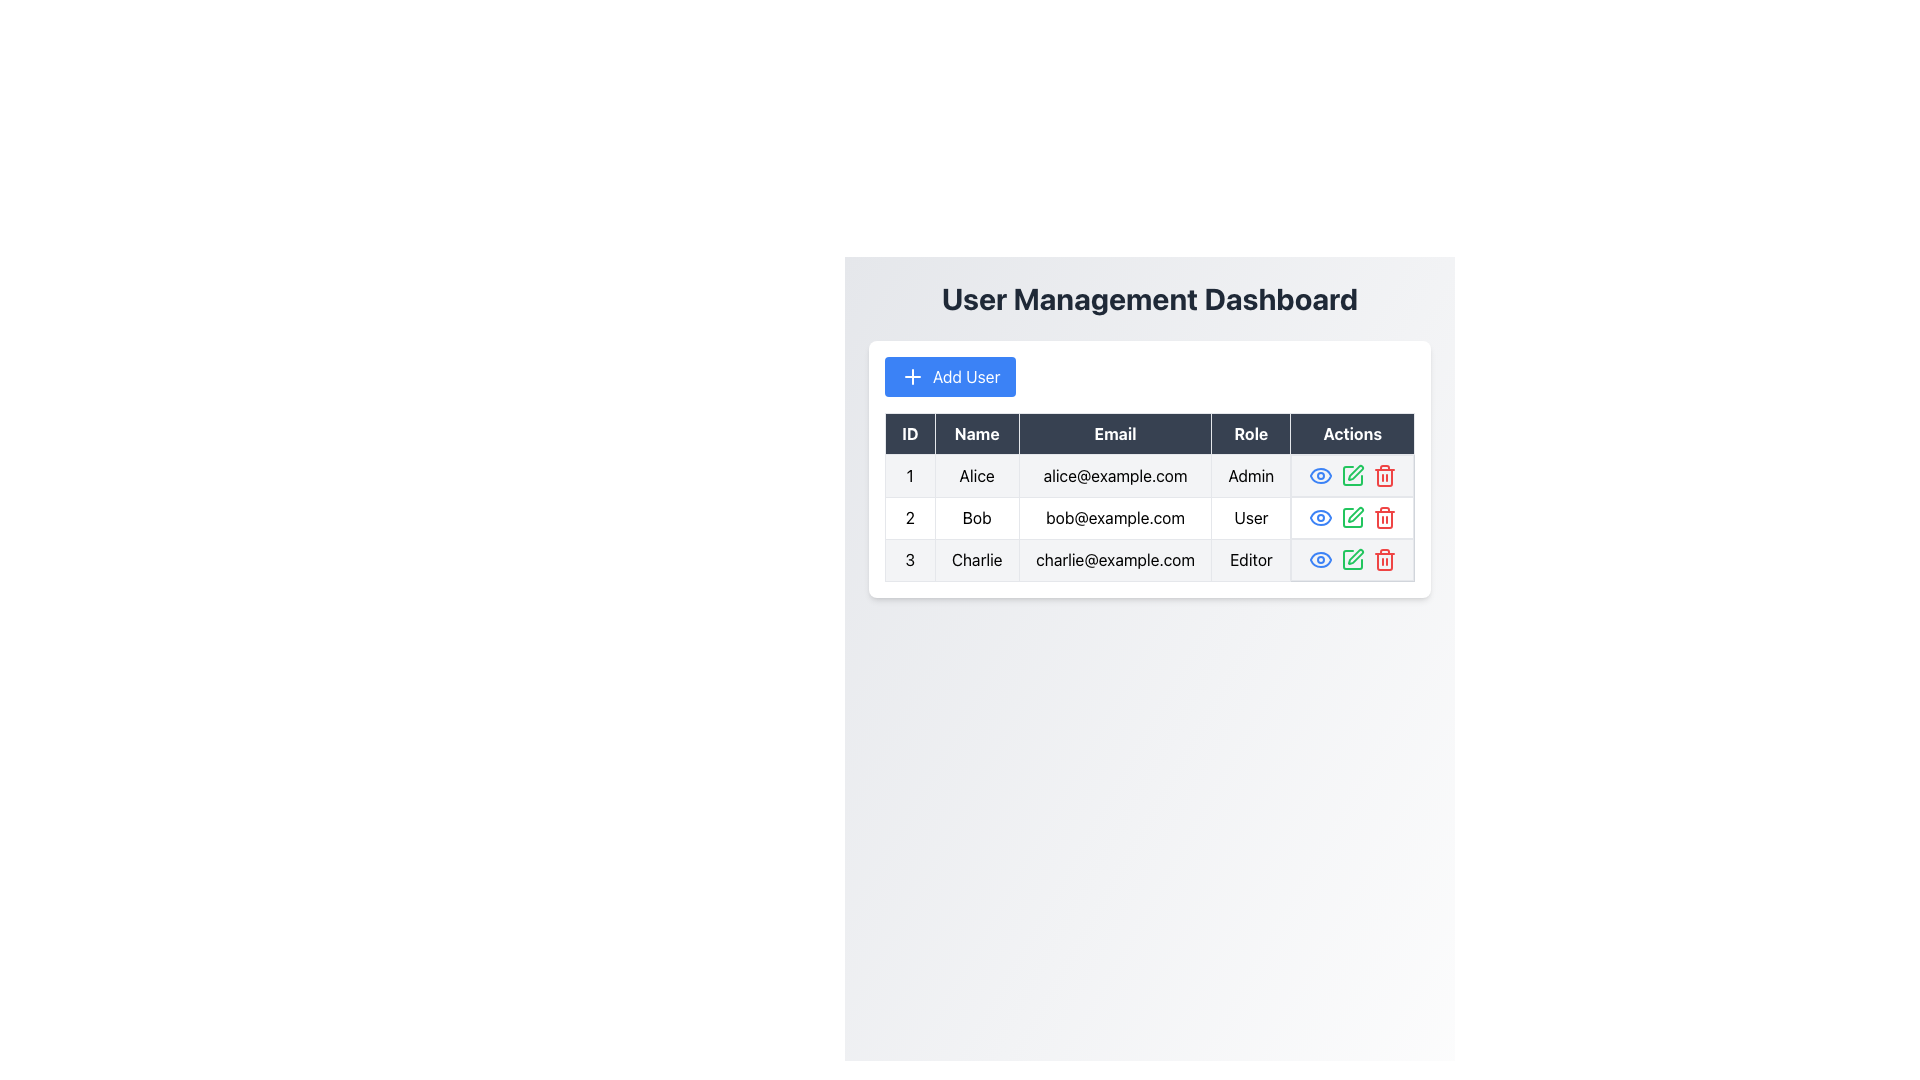 The height and width of the screenshot is (1080, 1920). What do you see at coordinates (911, 377) in the screenshot?
I see `the button containing the '+' icon, which is located to the left of the 'Add User' text in the top section of the interface` at bounding box center [911, 377].